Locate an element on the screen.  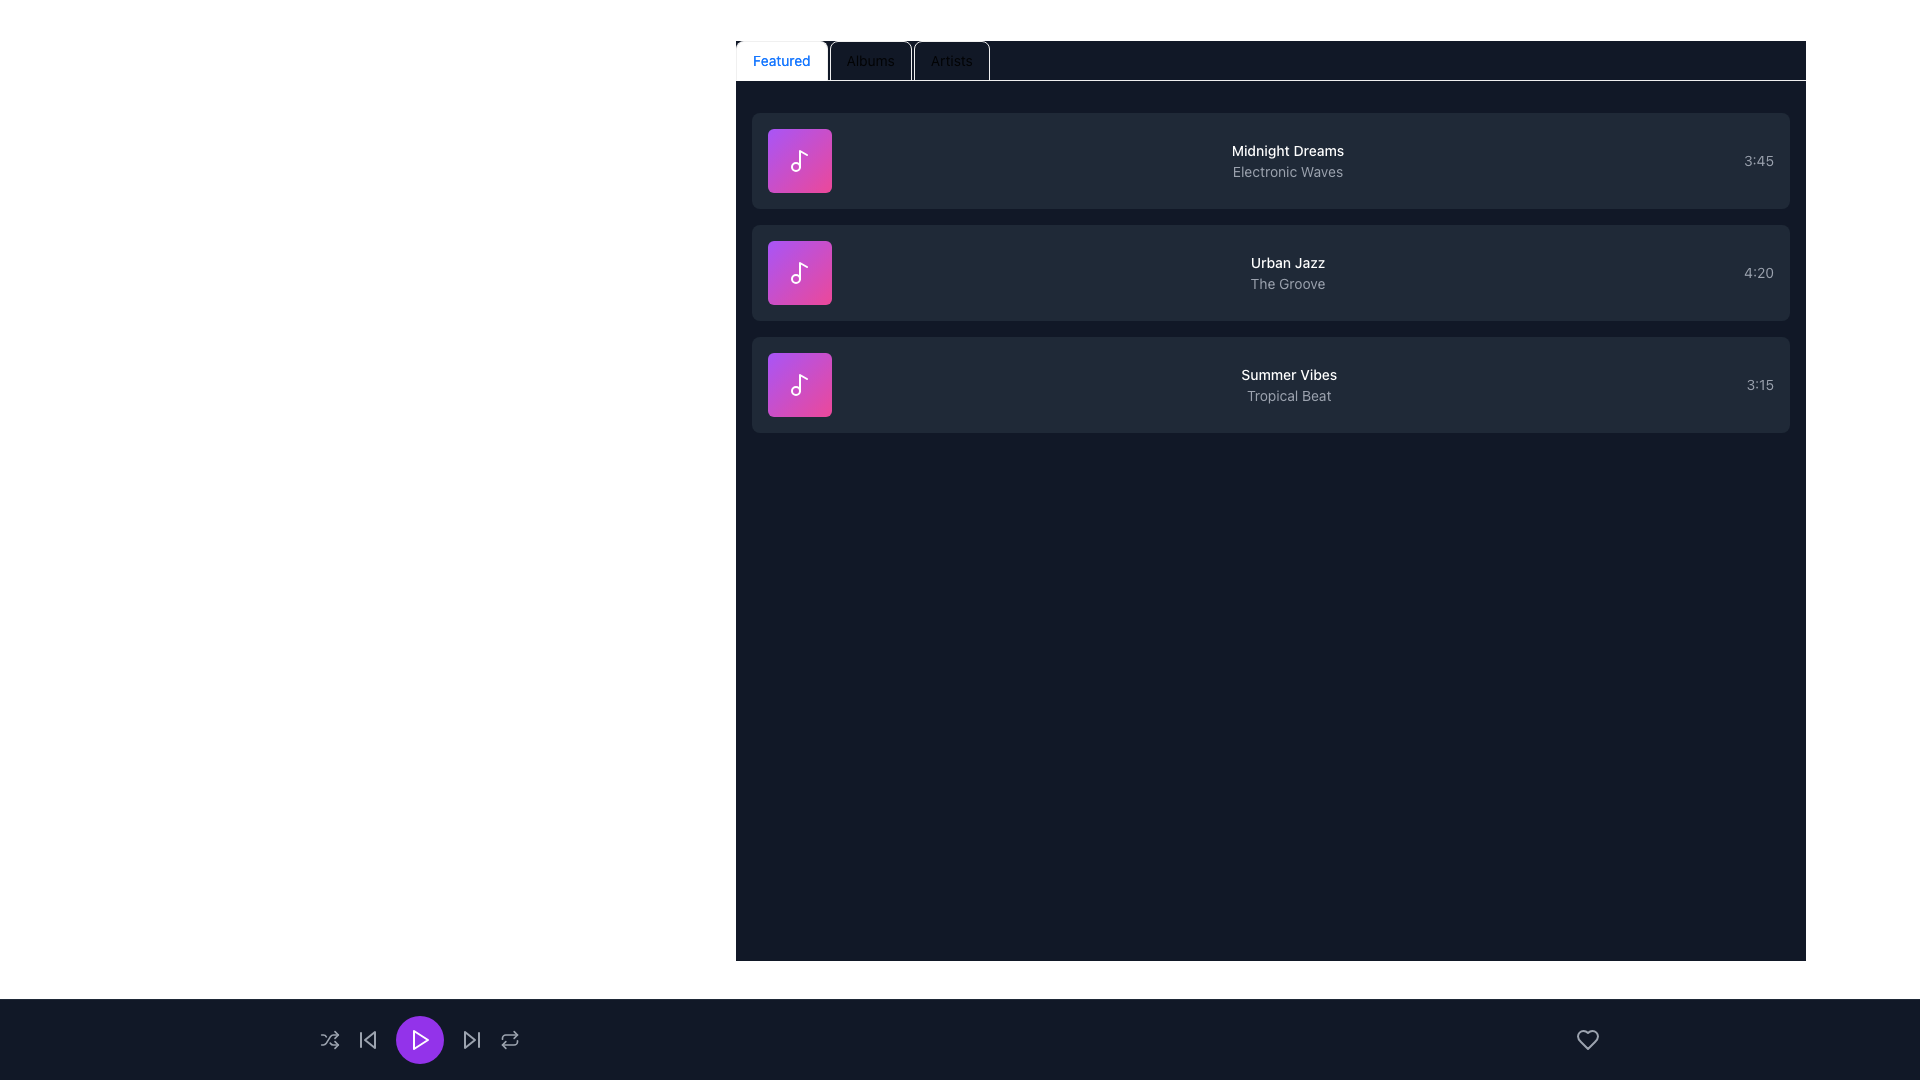
the text label displaying the track duration '3:45', which is styled in light gray and positioned to the far right of the first track item is located at coordinates (1757, 160).